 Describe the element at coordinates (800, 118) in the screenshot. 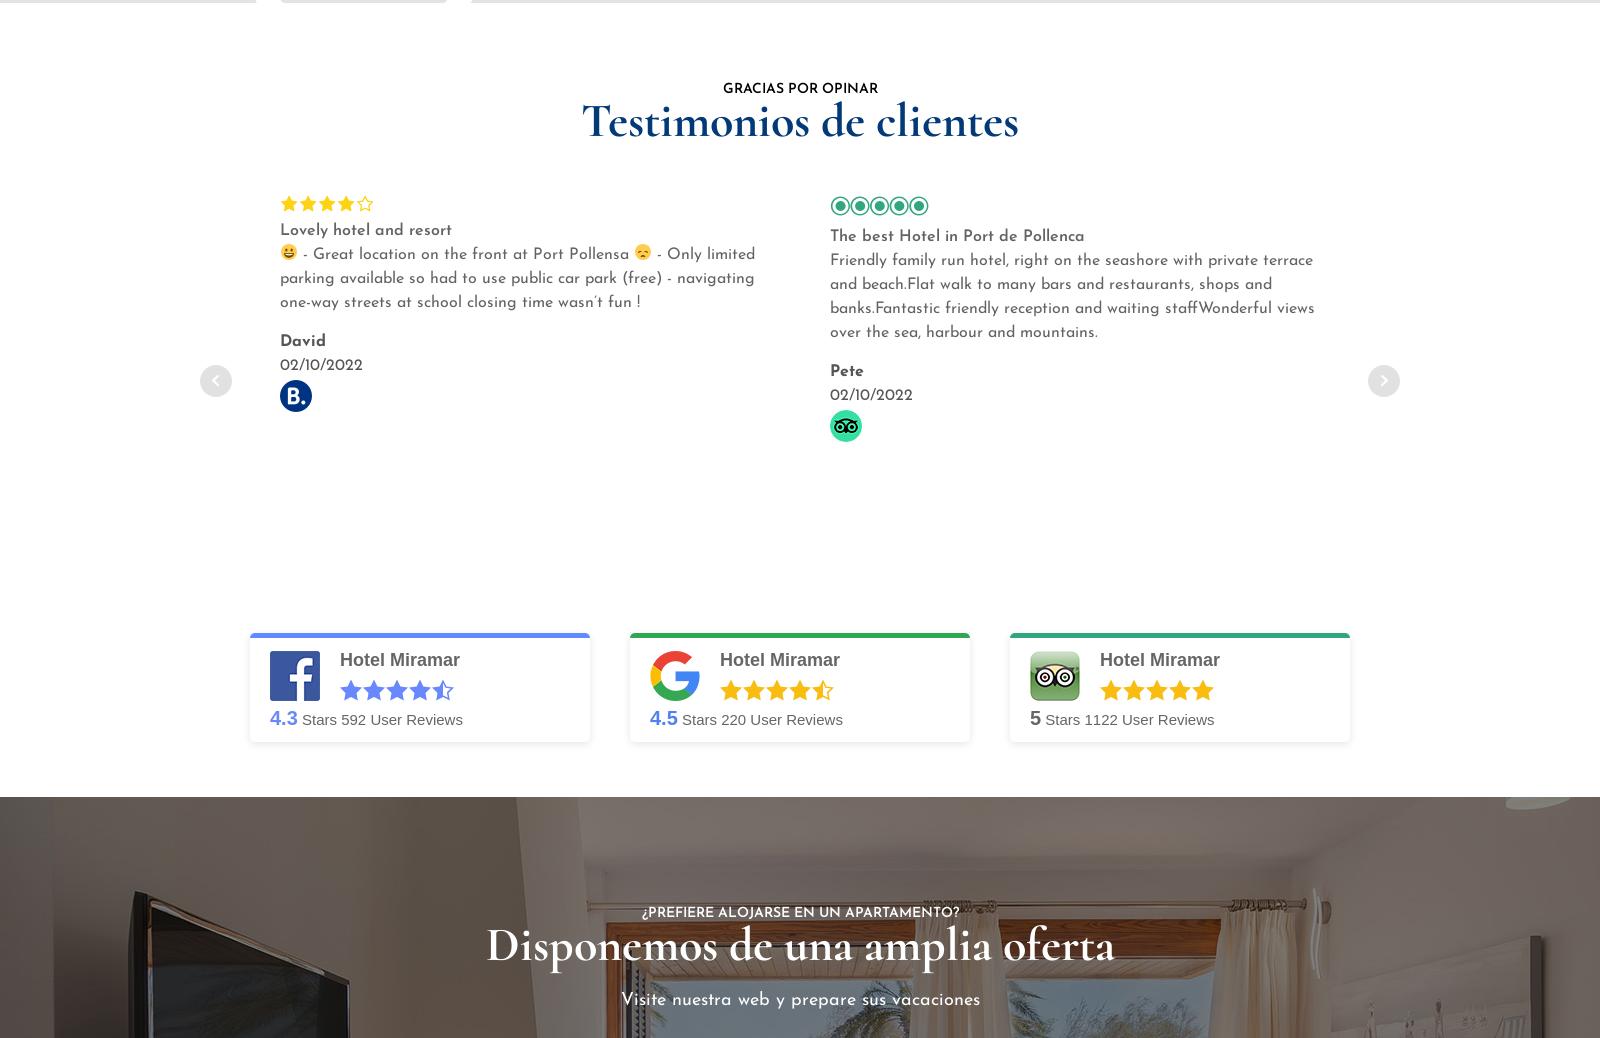

I see `'Testimonios de clientes'` at that location.